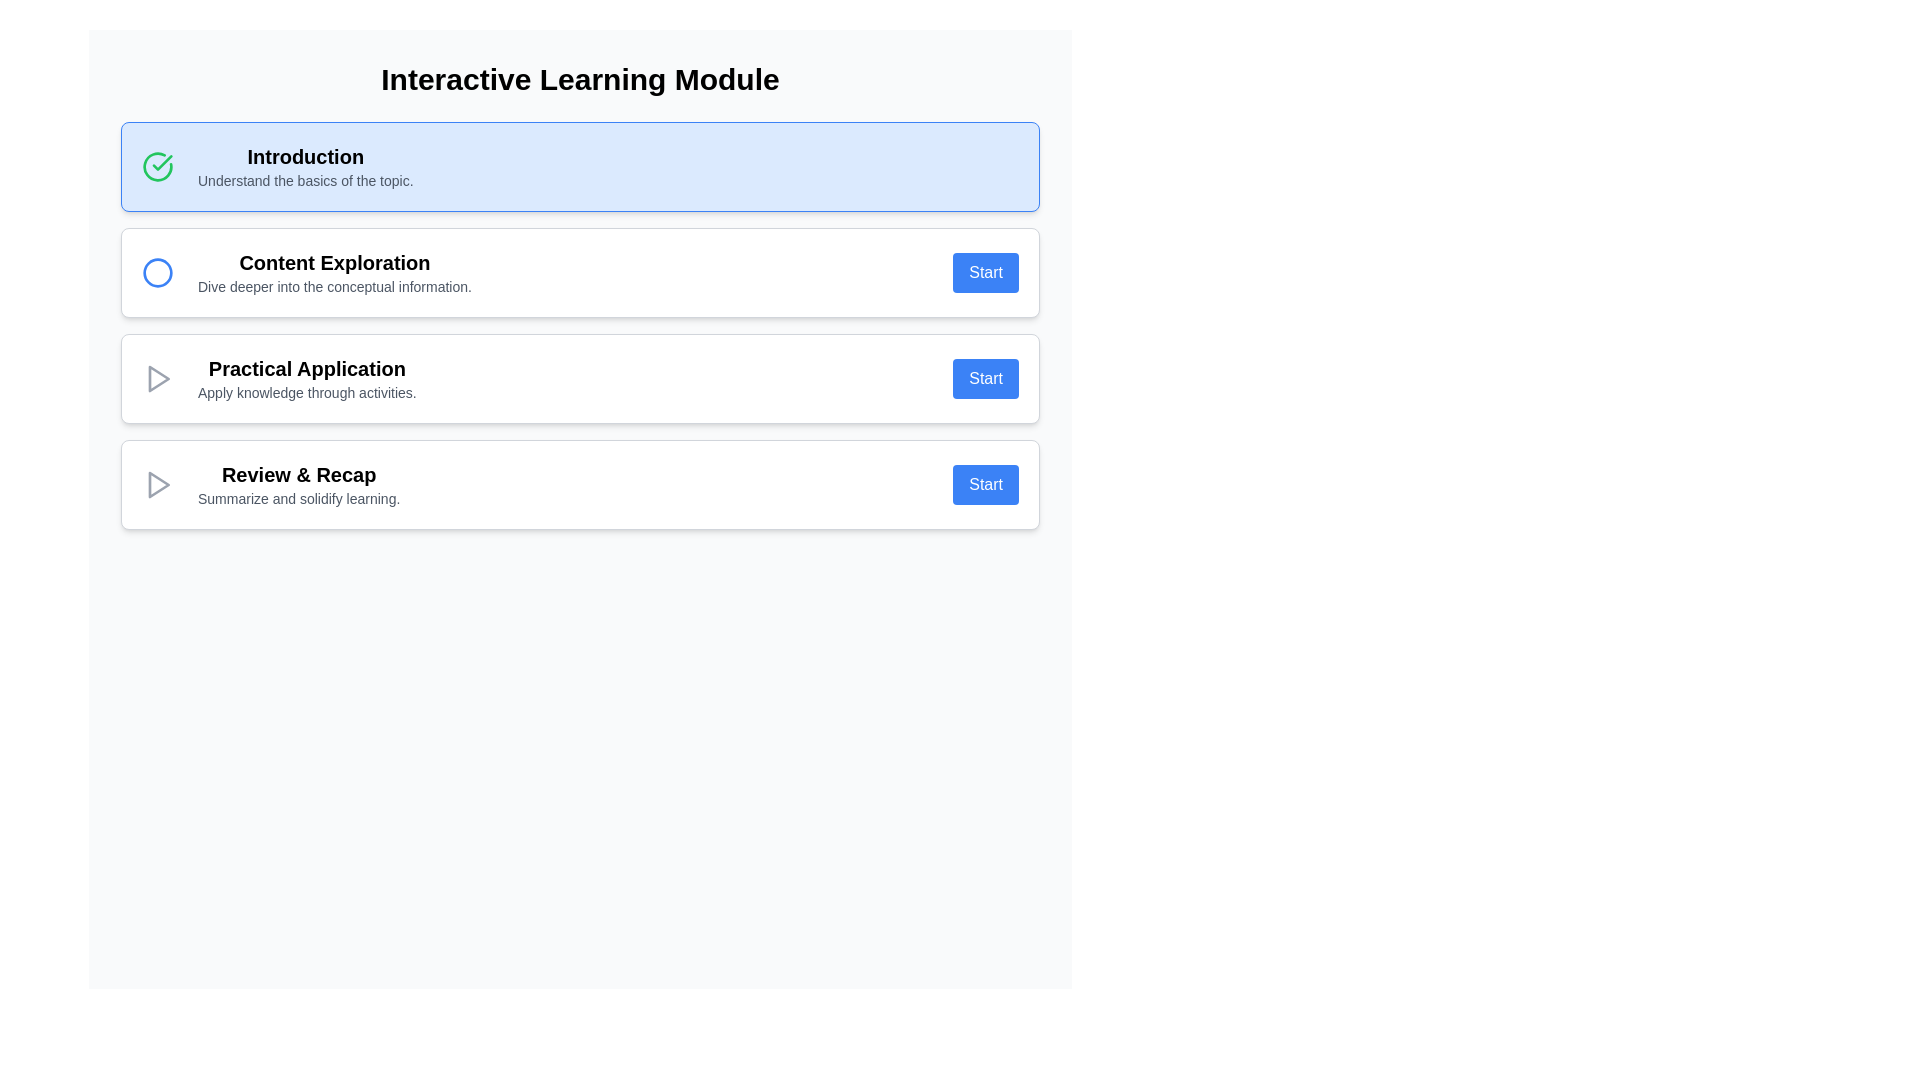 This screenshot has height=1080, width=1920. I want to click on the bold, black title text 'Practical Application' located in the third section of the 'Interactive Learning Module', which is prominent above the supporting description, so click(306, 369).